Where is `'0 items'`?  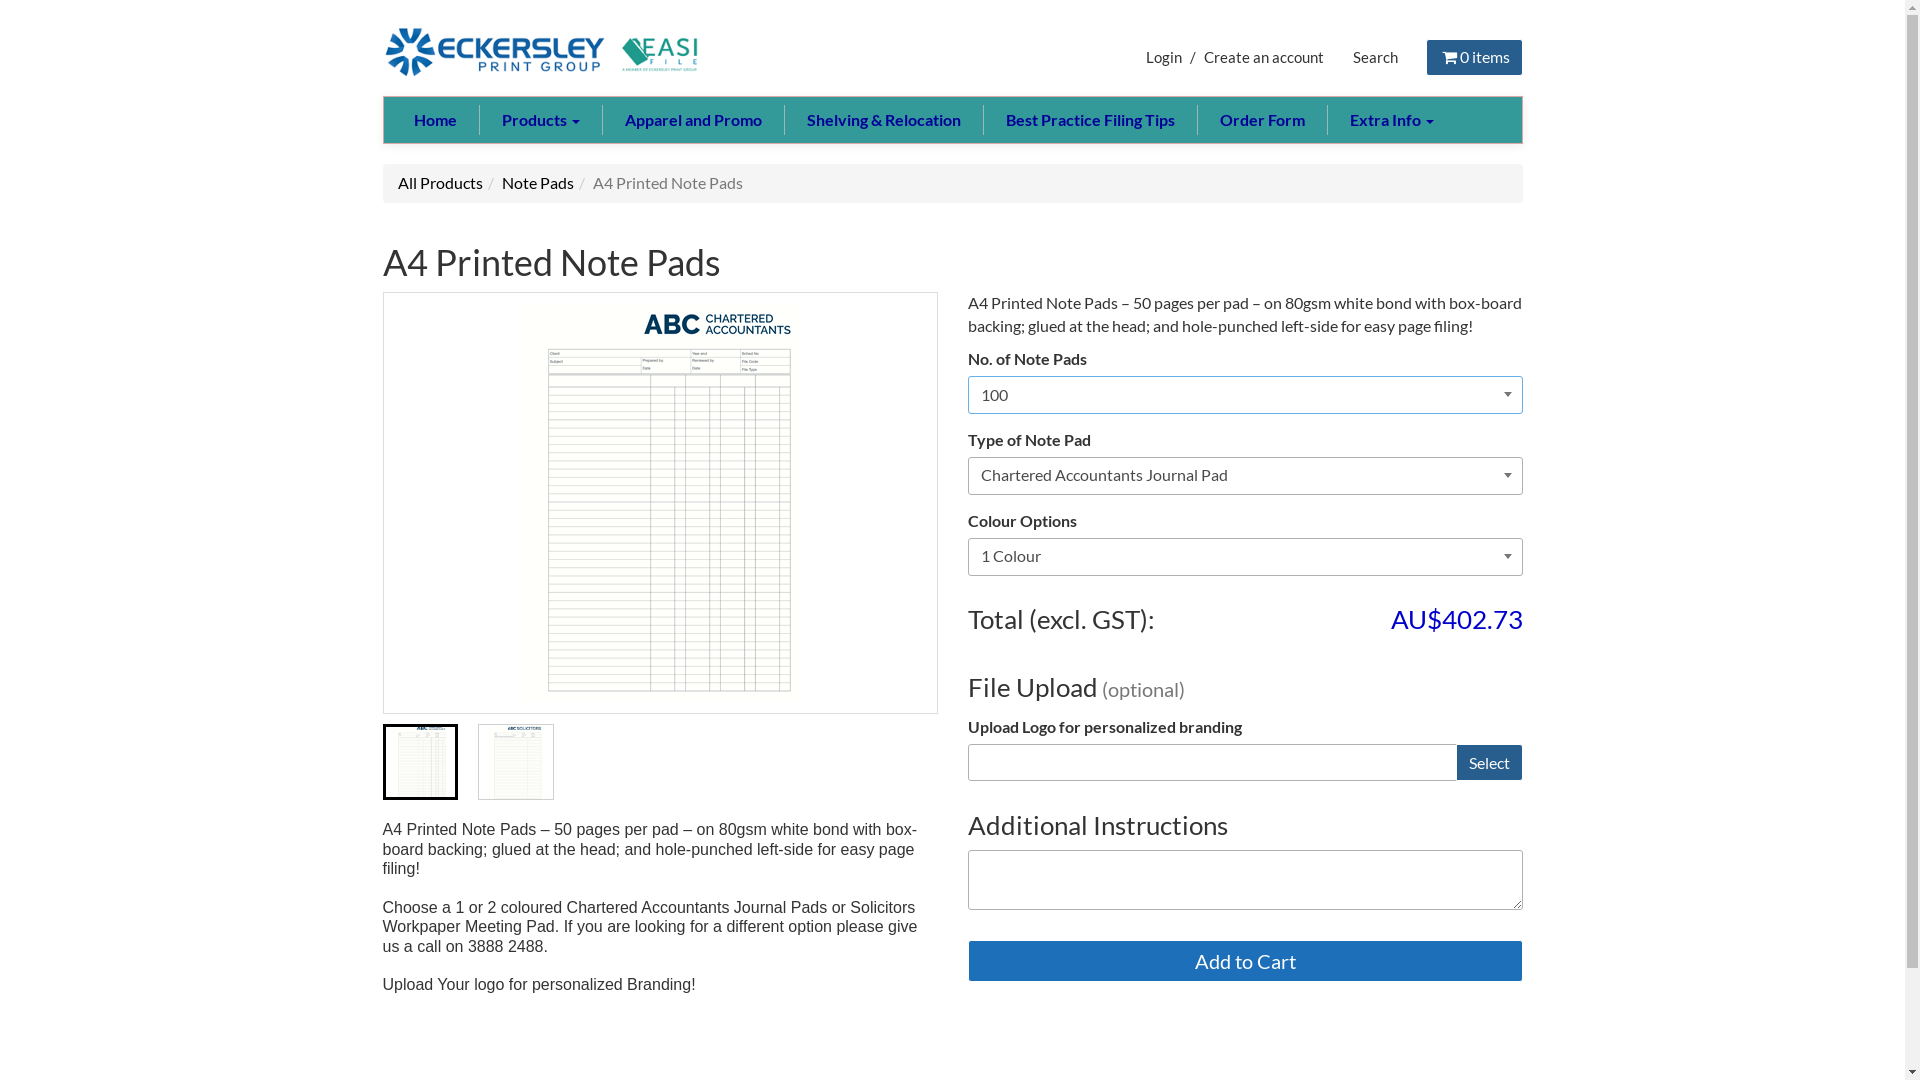 '0 items' is located at coordinates (1474, 56).